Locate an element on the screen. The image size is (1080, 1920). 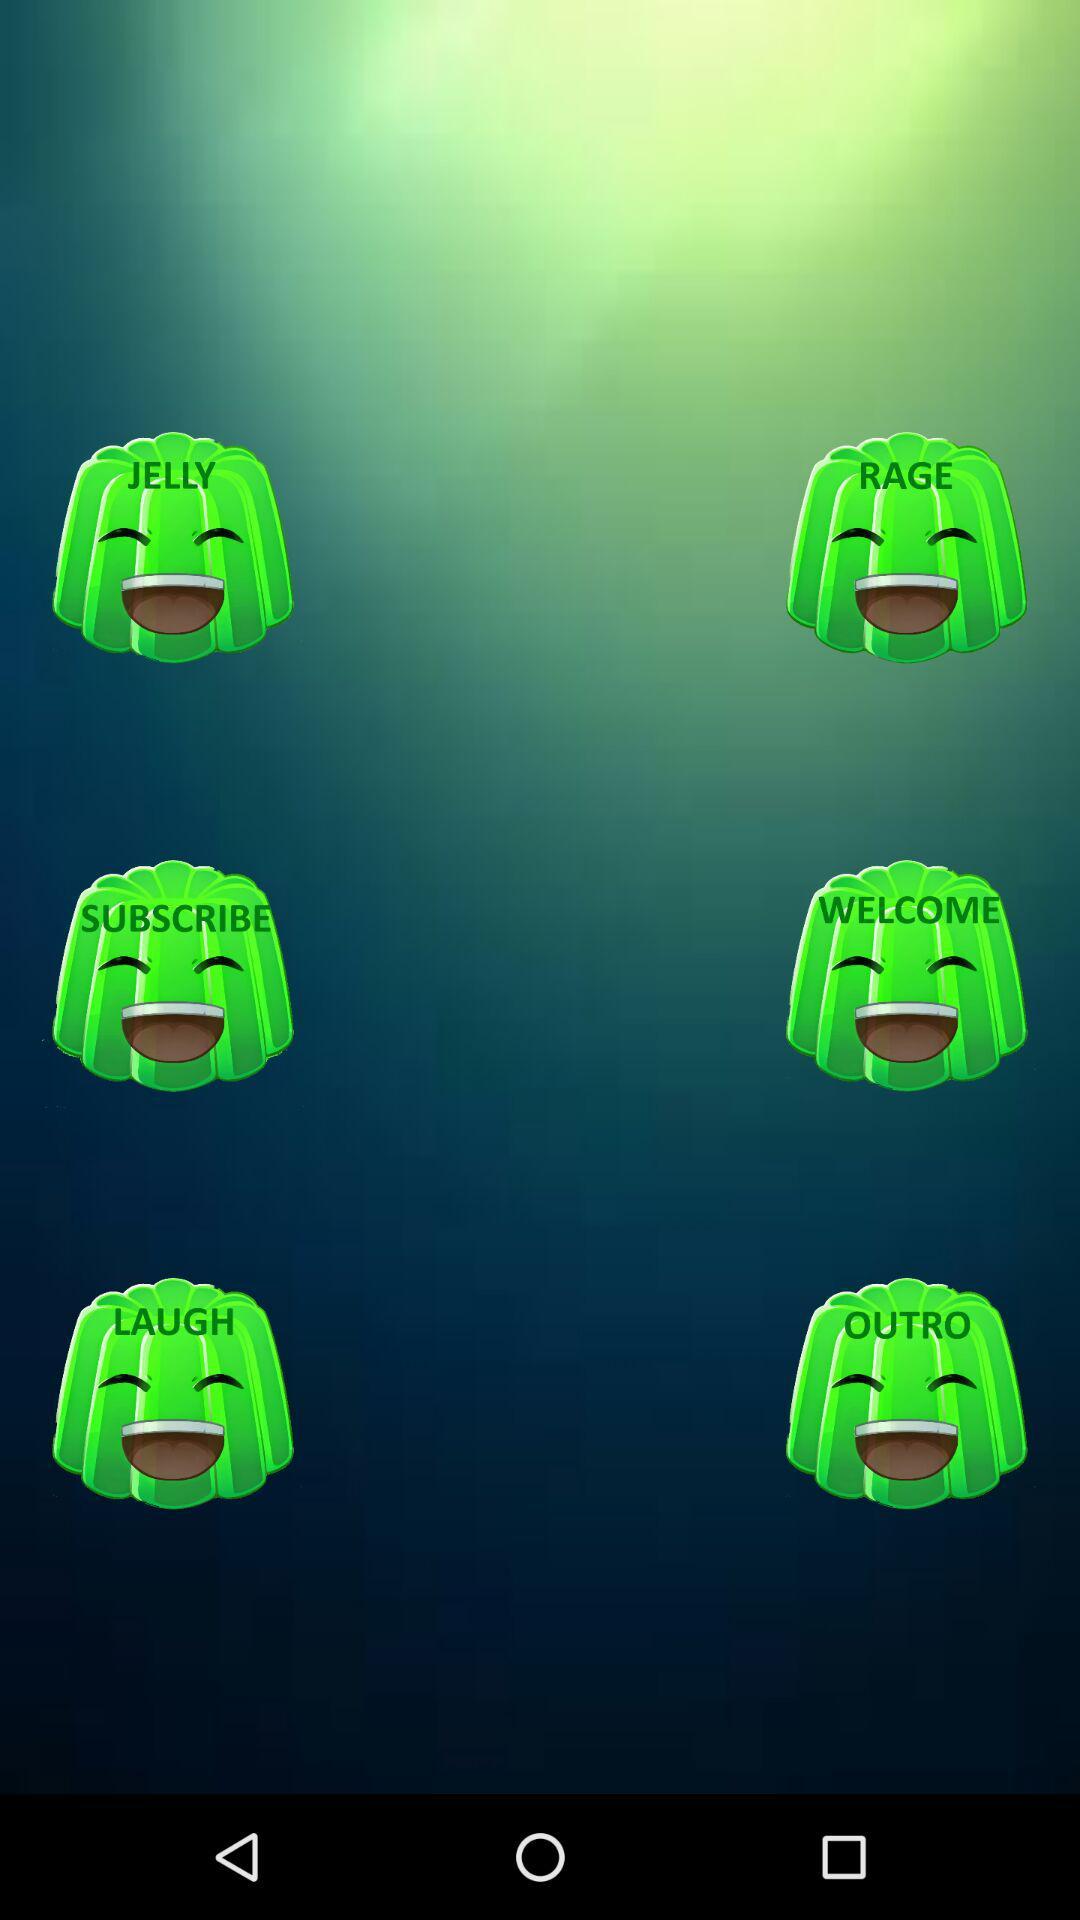
shows welcome option is located at coordinates (906, 977).